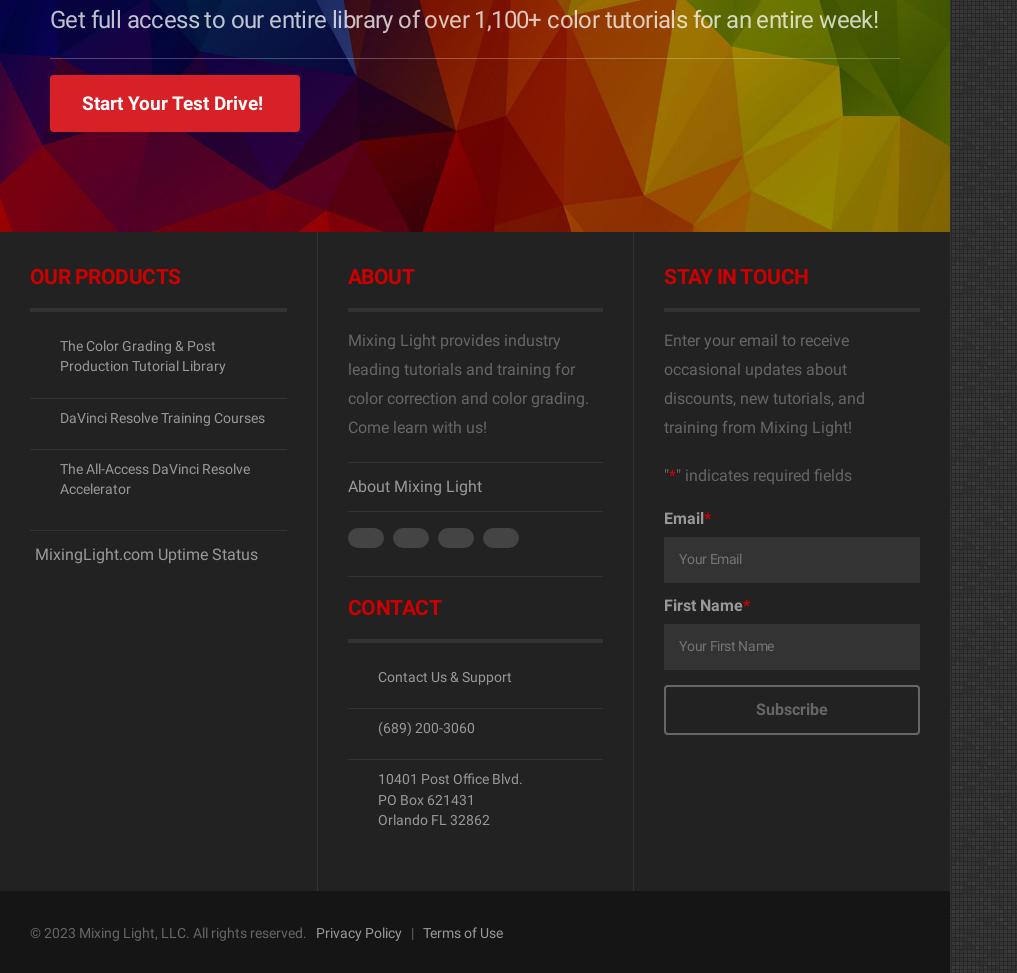  What do you see at coordinates (702, 605) in the screenshot?
I see `'First Name'` at bounding box center [702, 605].